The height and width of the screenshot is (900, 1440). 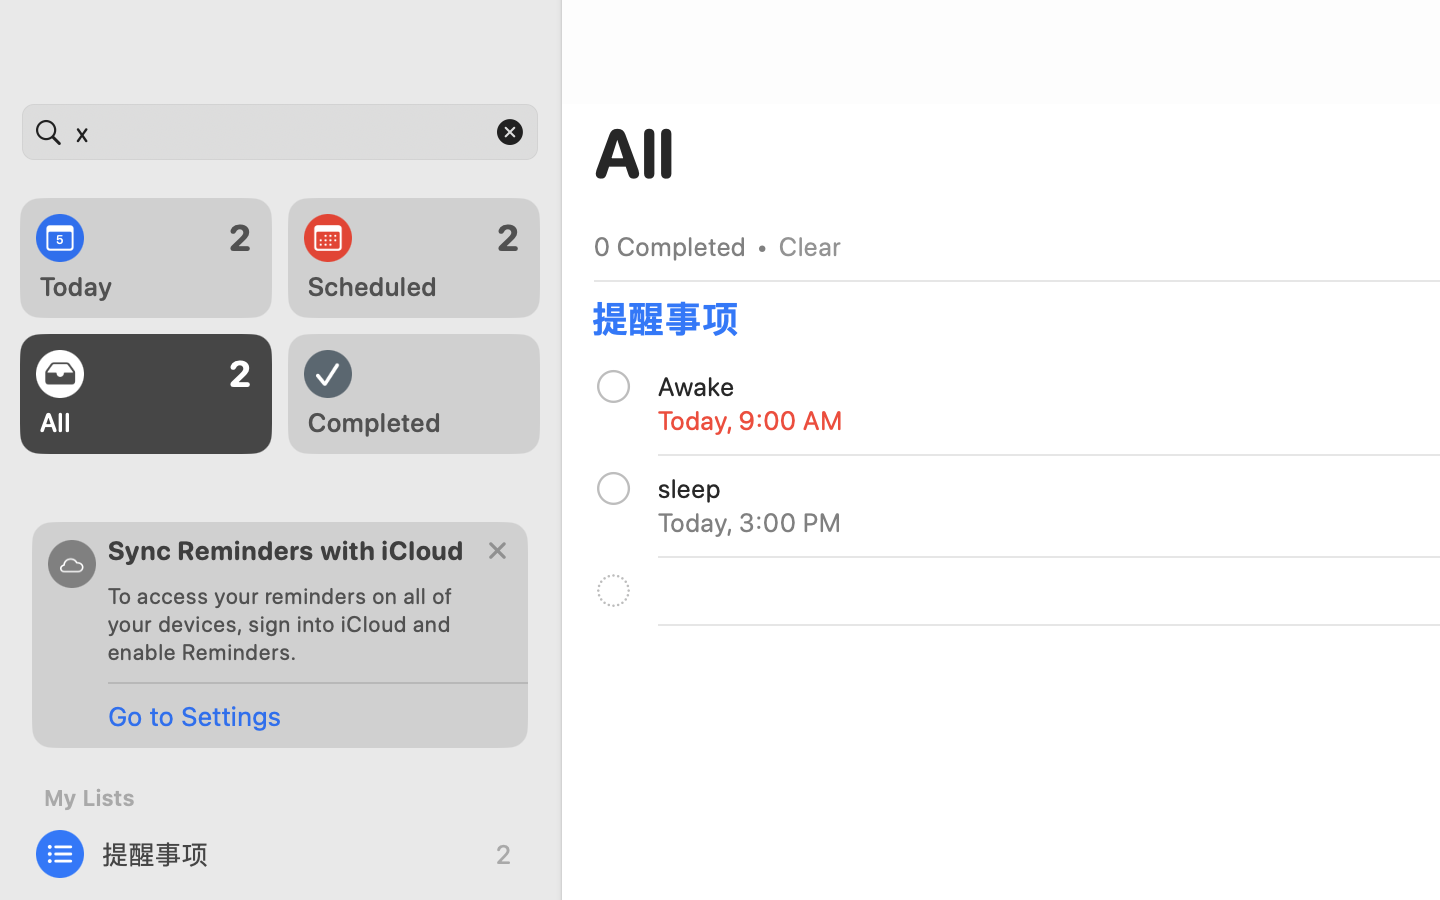 What do you see at coordinates (748, 521) in the screenshot?
I see `'Today, 3:00 PM'` at bounding box center [748, 521].